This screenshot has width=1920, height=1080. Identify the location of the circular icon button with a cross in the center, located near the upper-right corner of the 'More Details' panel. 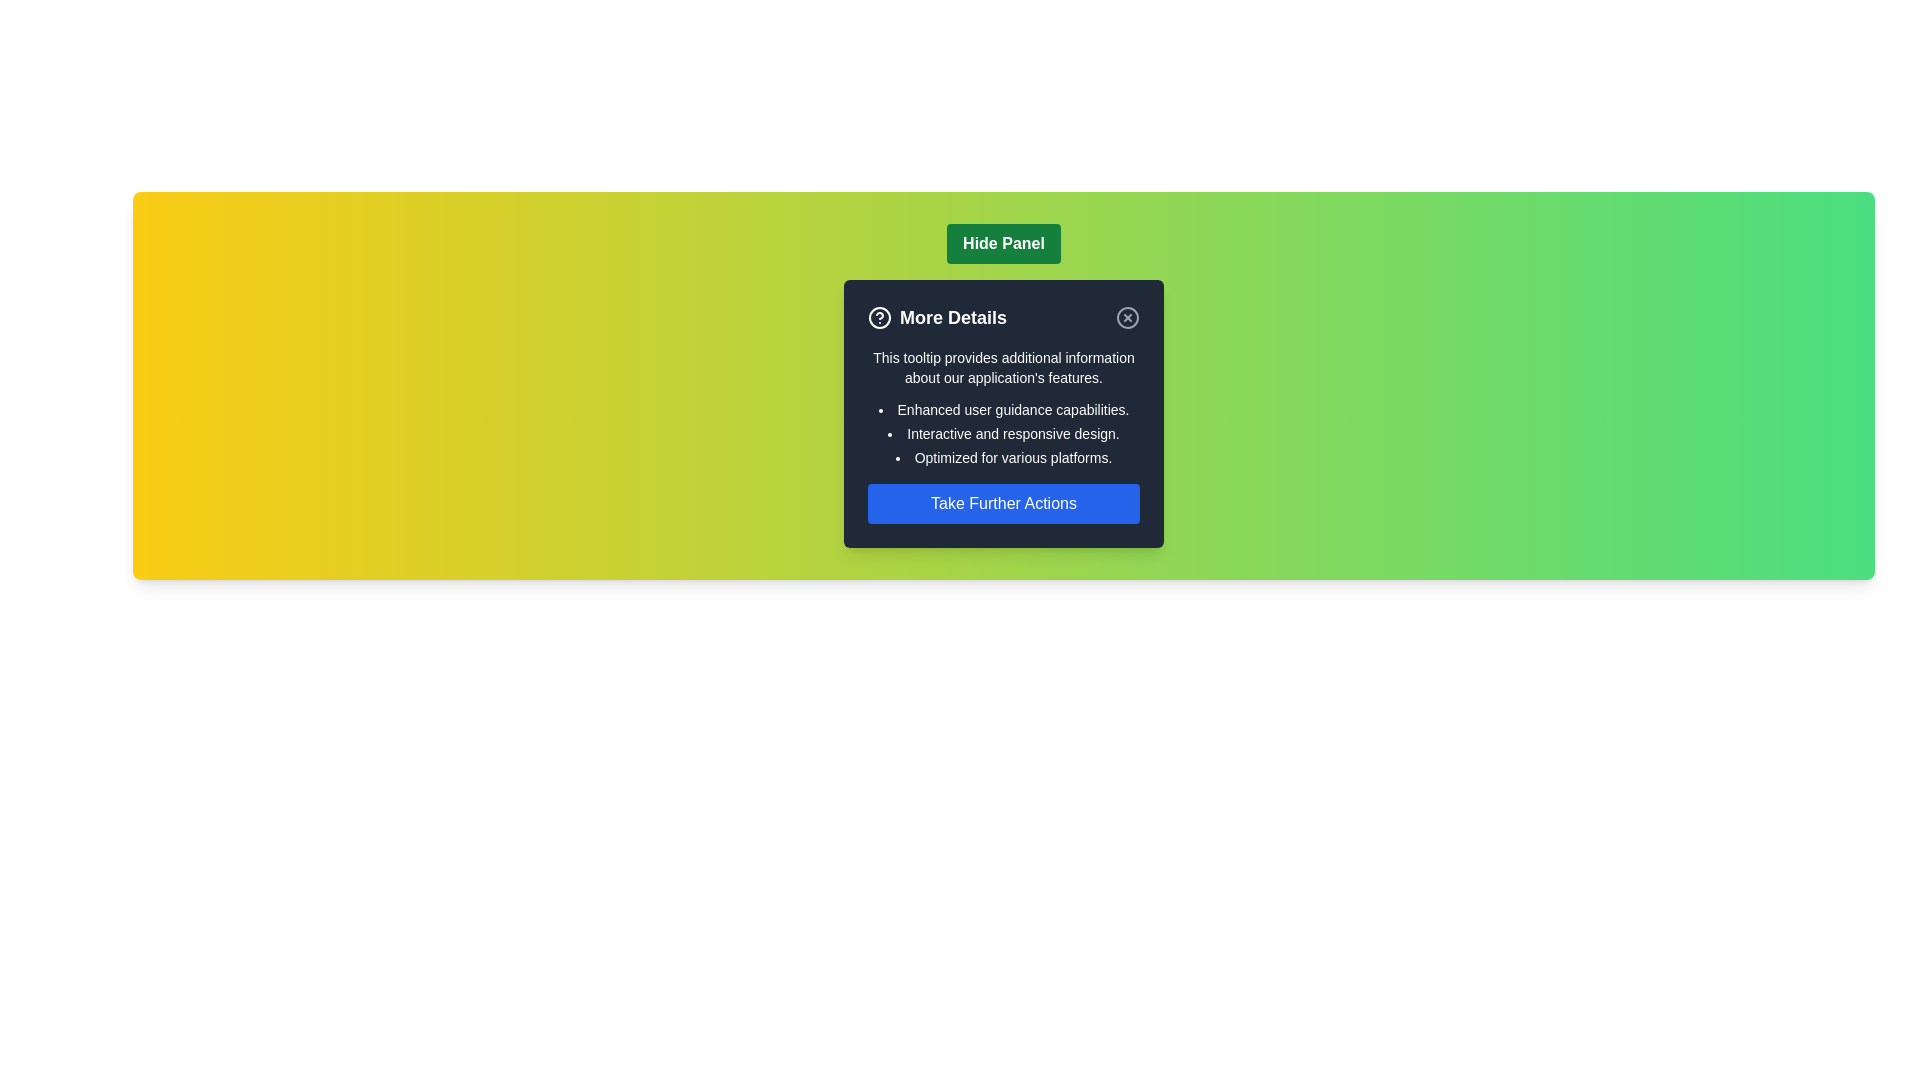
(1128, 316).